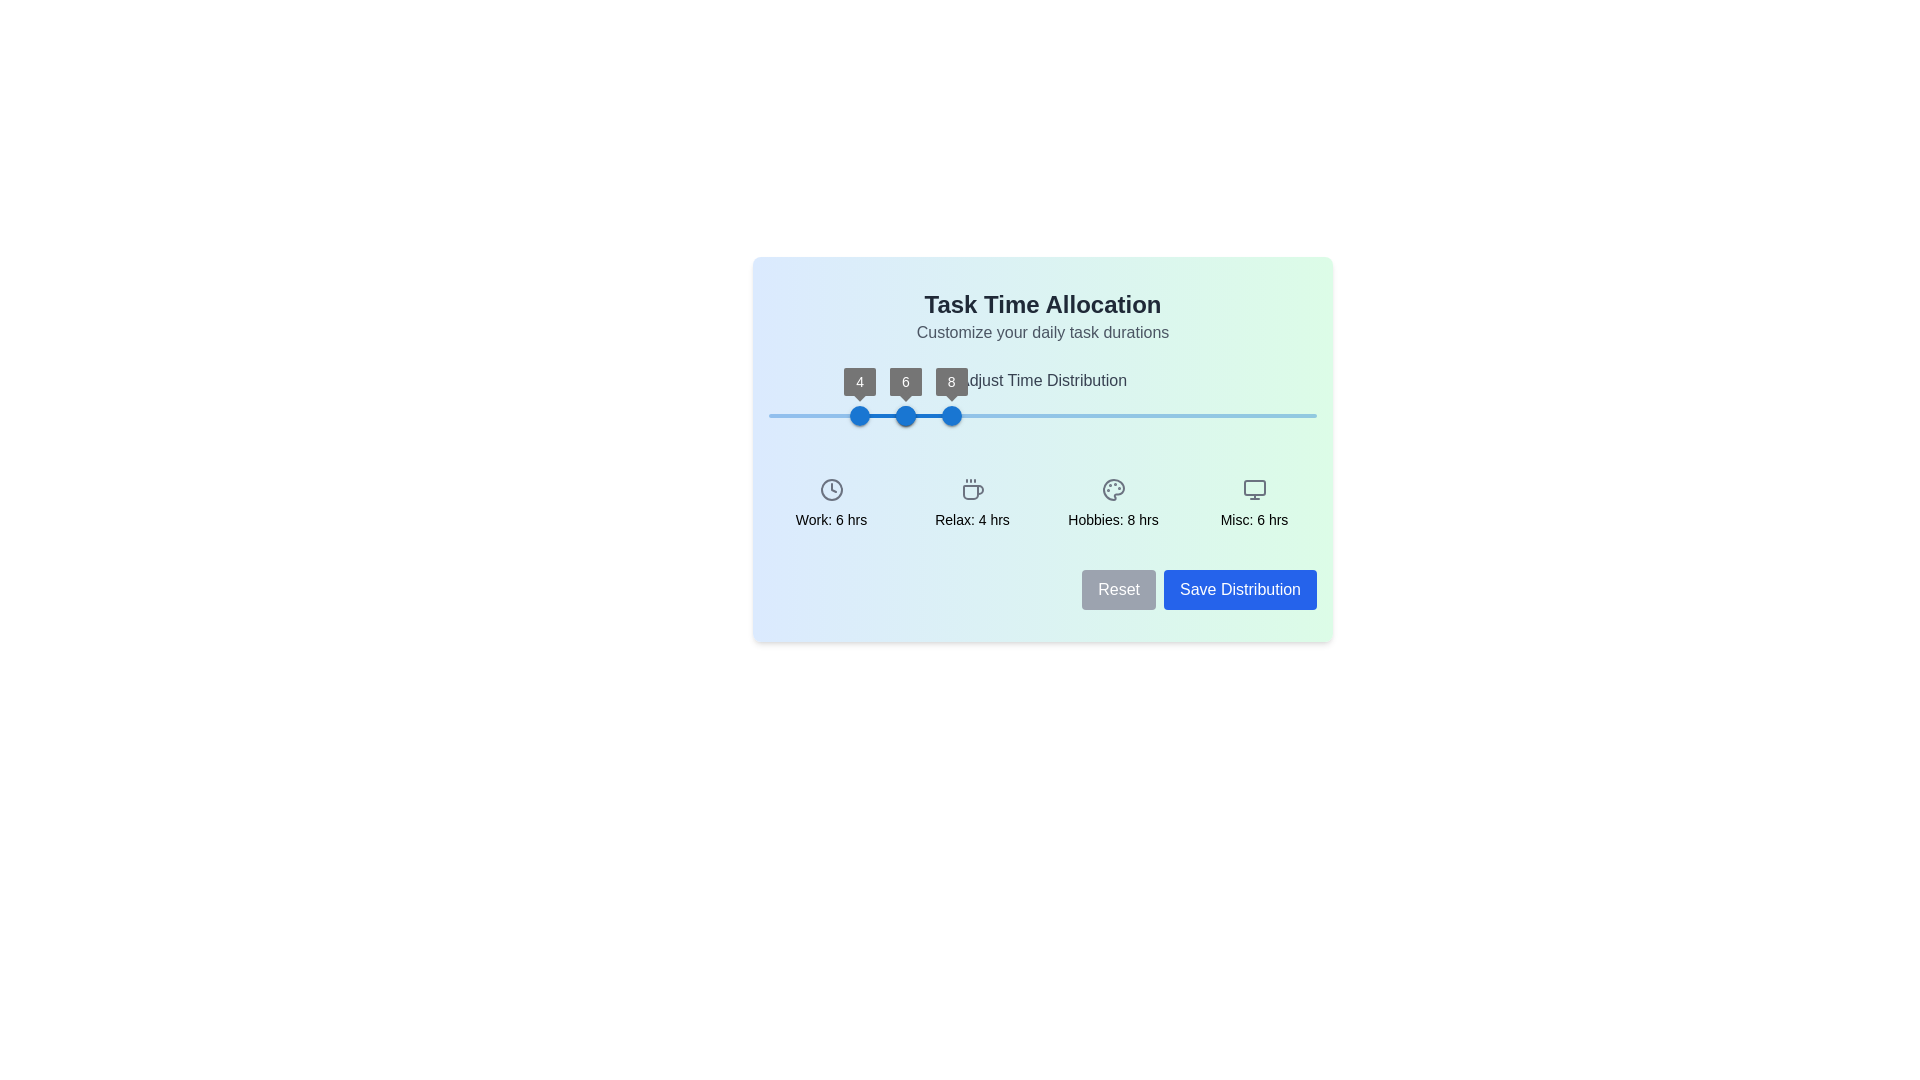 The width and height of the screenshot is (1920, 1080). What do you see at coordinates (1112, 489) in the screenshot?
I see `the 'Hobbies' category icon located in the lower section of the task distribution interface, which is the third icon from the left` at bounding box center [1112, 489].